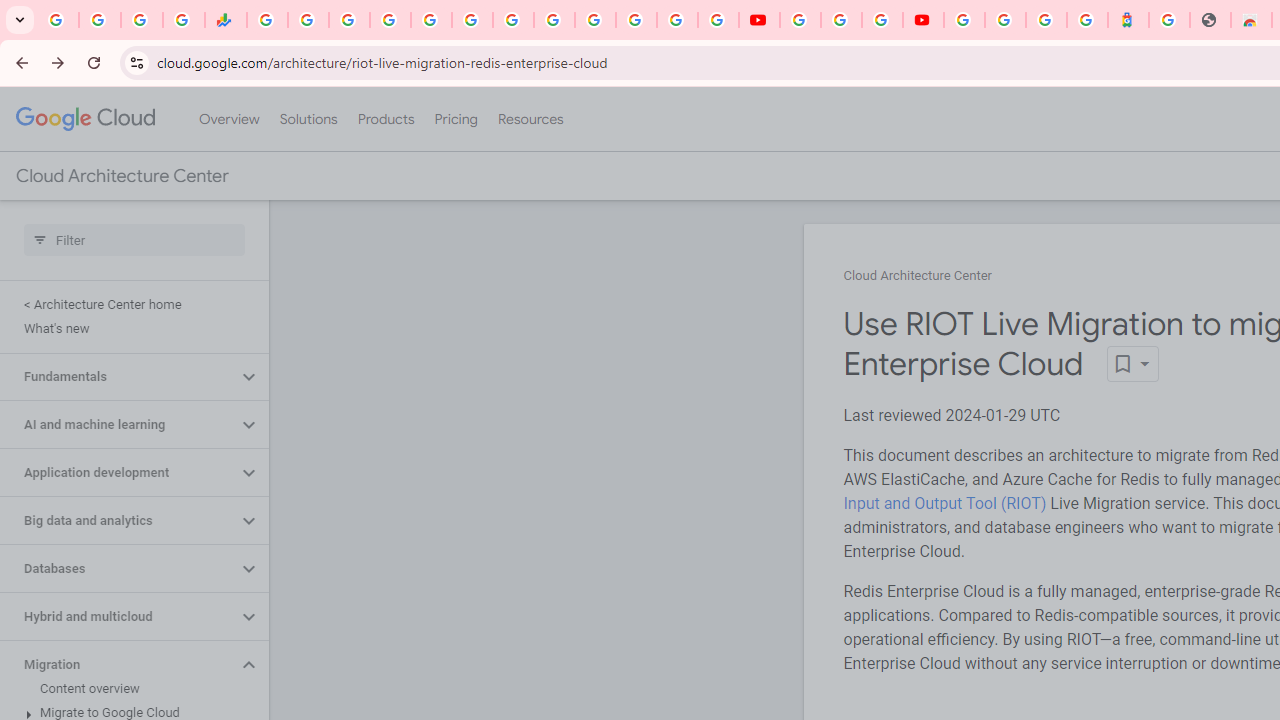 The width and height of the screenshot is (1280, 720). Describe the element at coordinates (454, 119) in the screenshot. I see `'Pricing'` at that location.